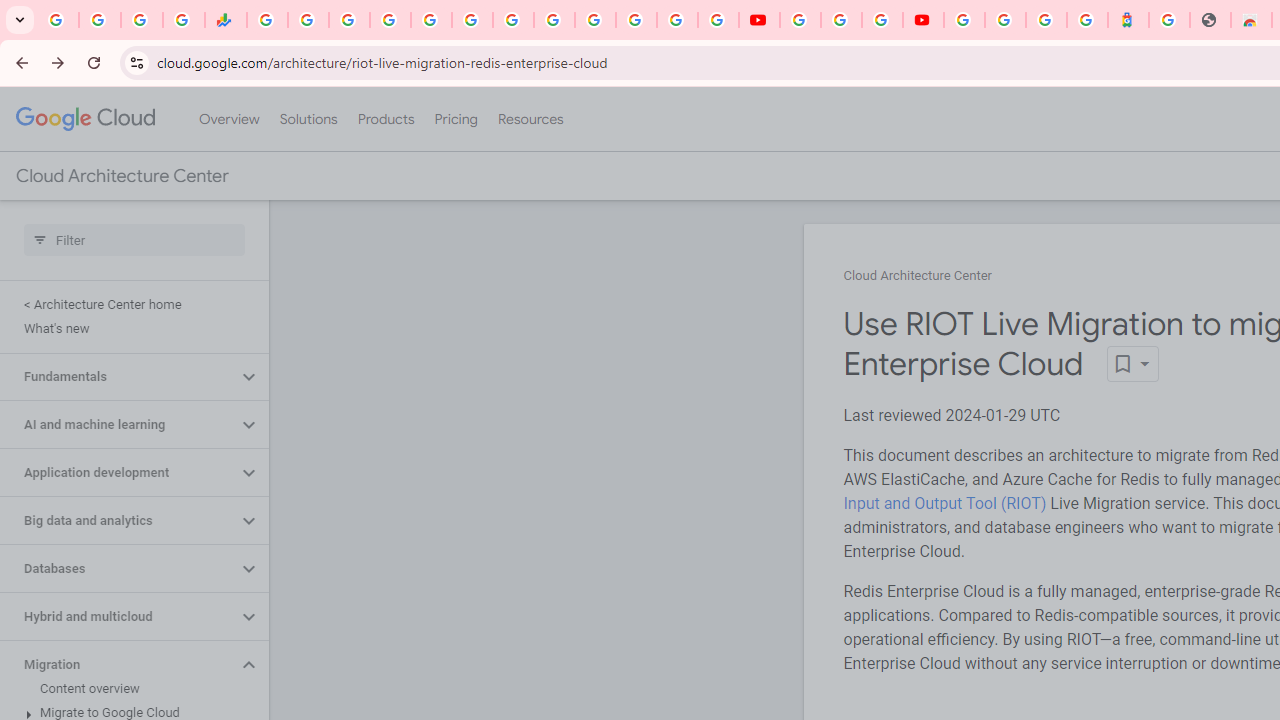 The width and height of the screenshot is (1280, 720). Describe the element at coordinates (454, 119) in the screenshot. I see `'Pricing'` at that location.